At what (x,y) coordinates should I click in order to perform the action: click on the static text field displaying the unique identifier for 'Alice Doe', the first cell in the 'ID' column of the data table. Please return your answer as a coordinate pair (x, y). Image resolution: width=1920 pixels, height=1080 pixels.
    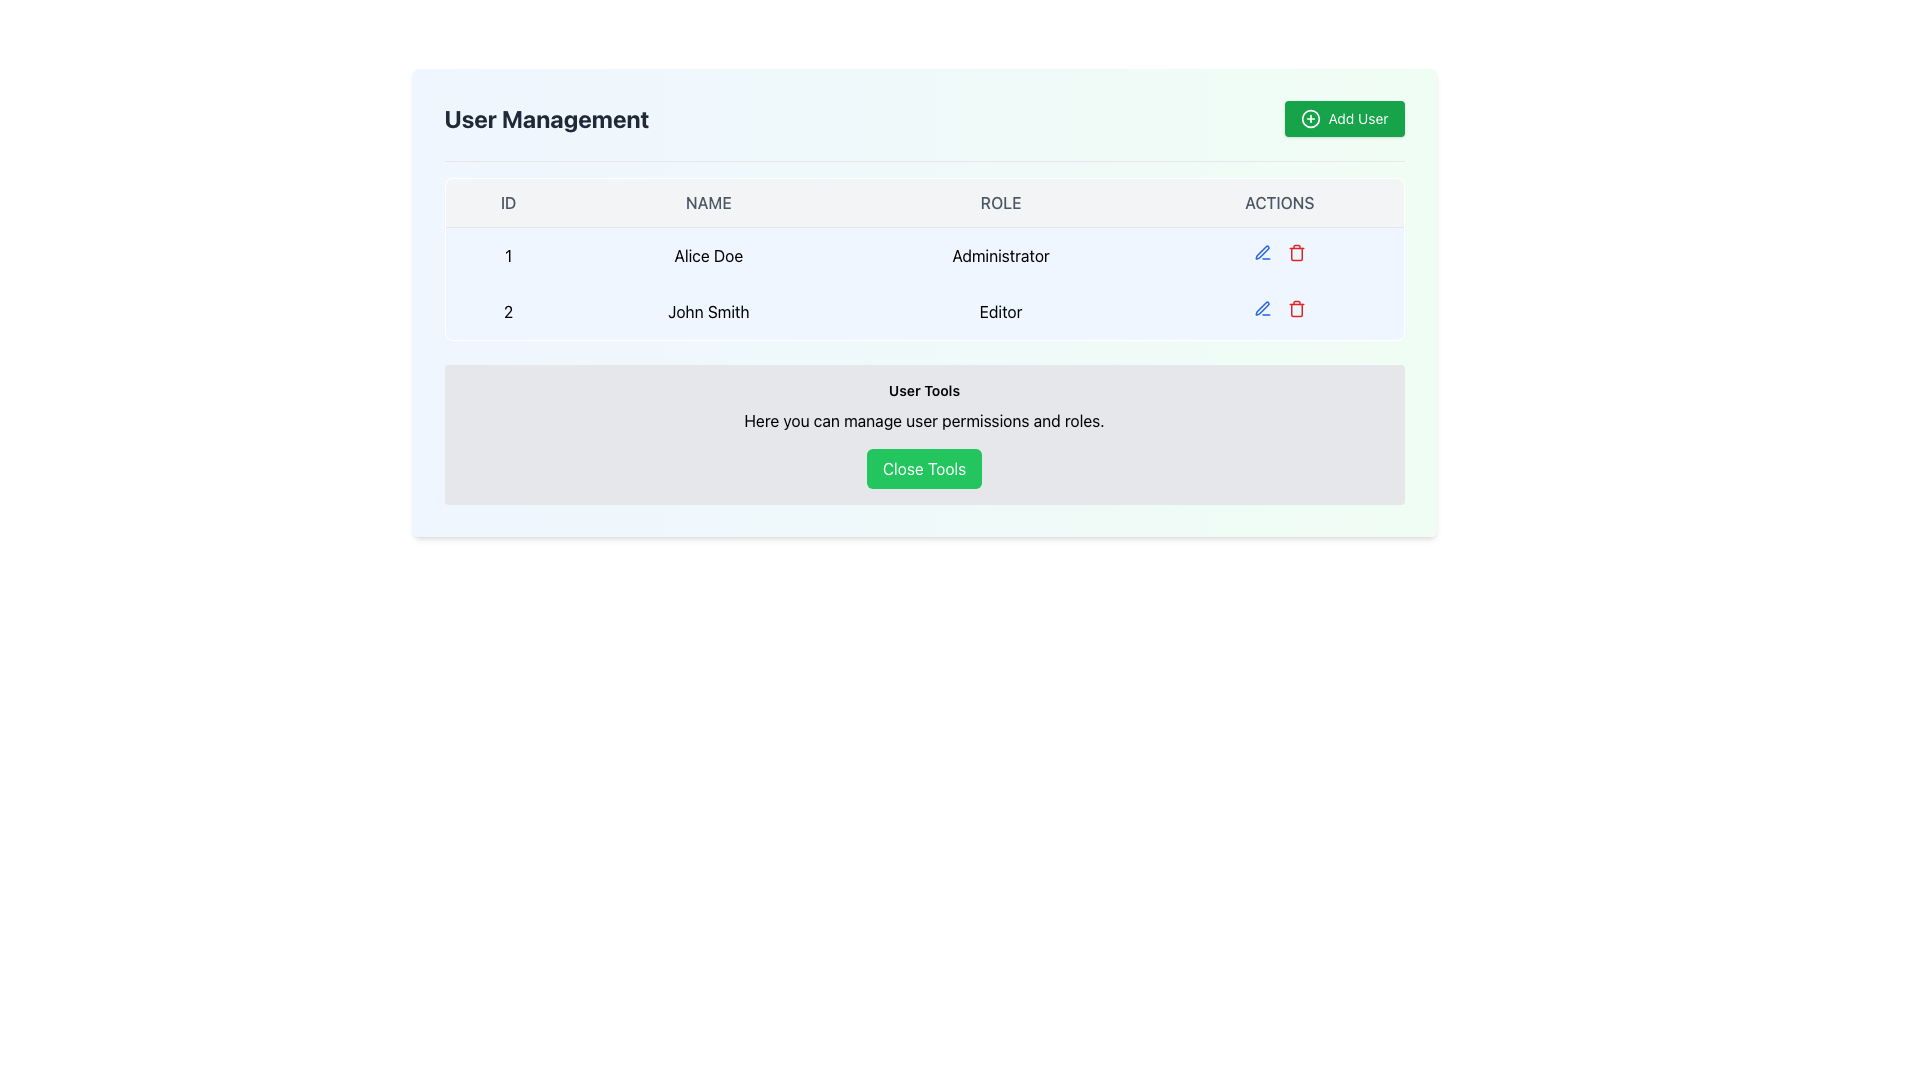
    Looking at the image, I should click on (508, 254).